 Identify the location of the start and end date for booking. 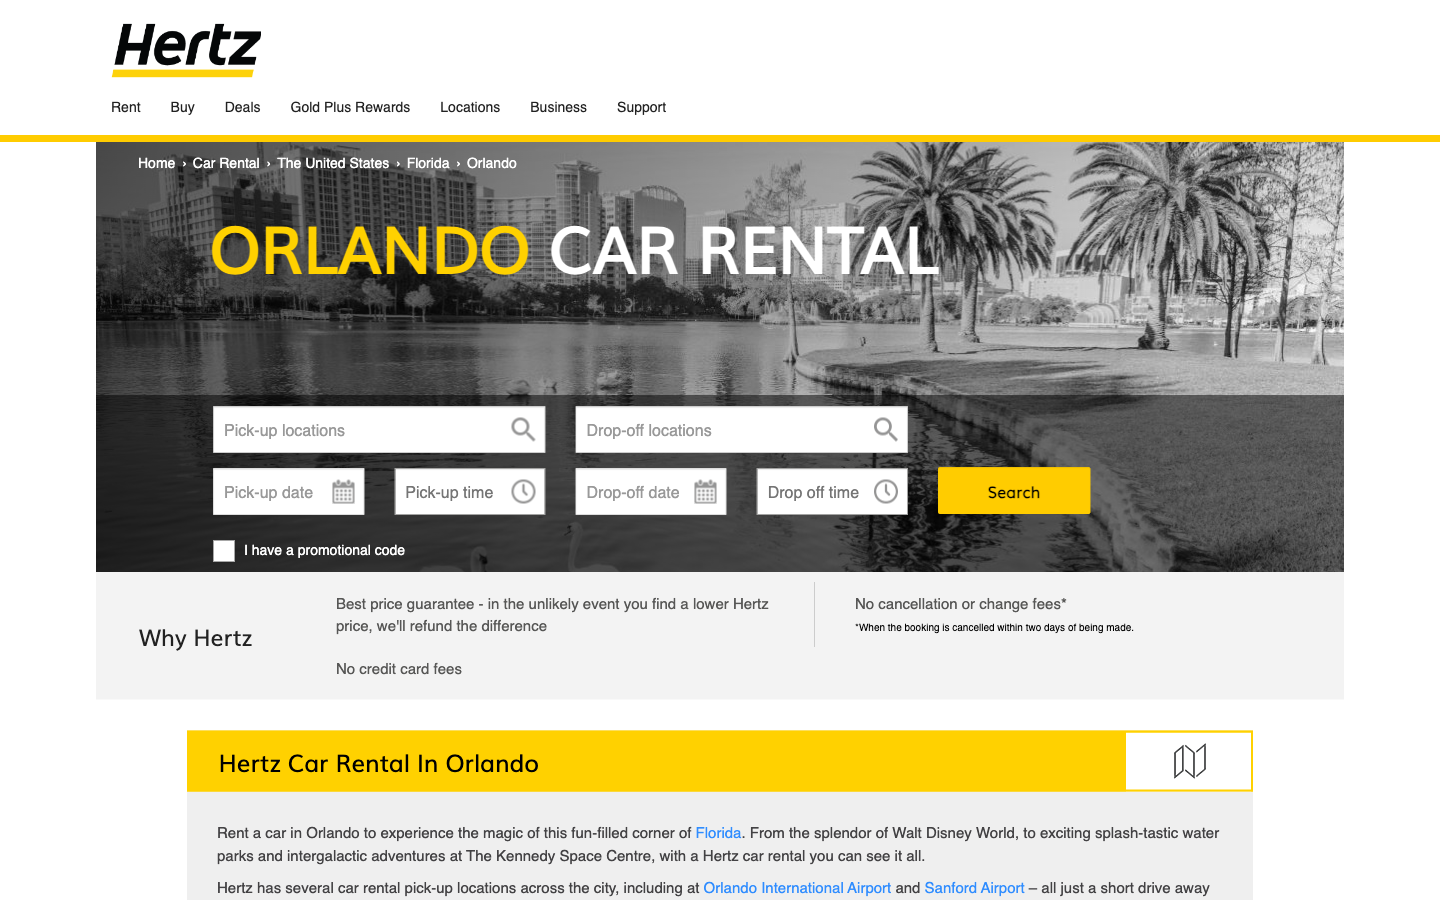
(287, 490).